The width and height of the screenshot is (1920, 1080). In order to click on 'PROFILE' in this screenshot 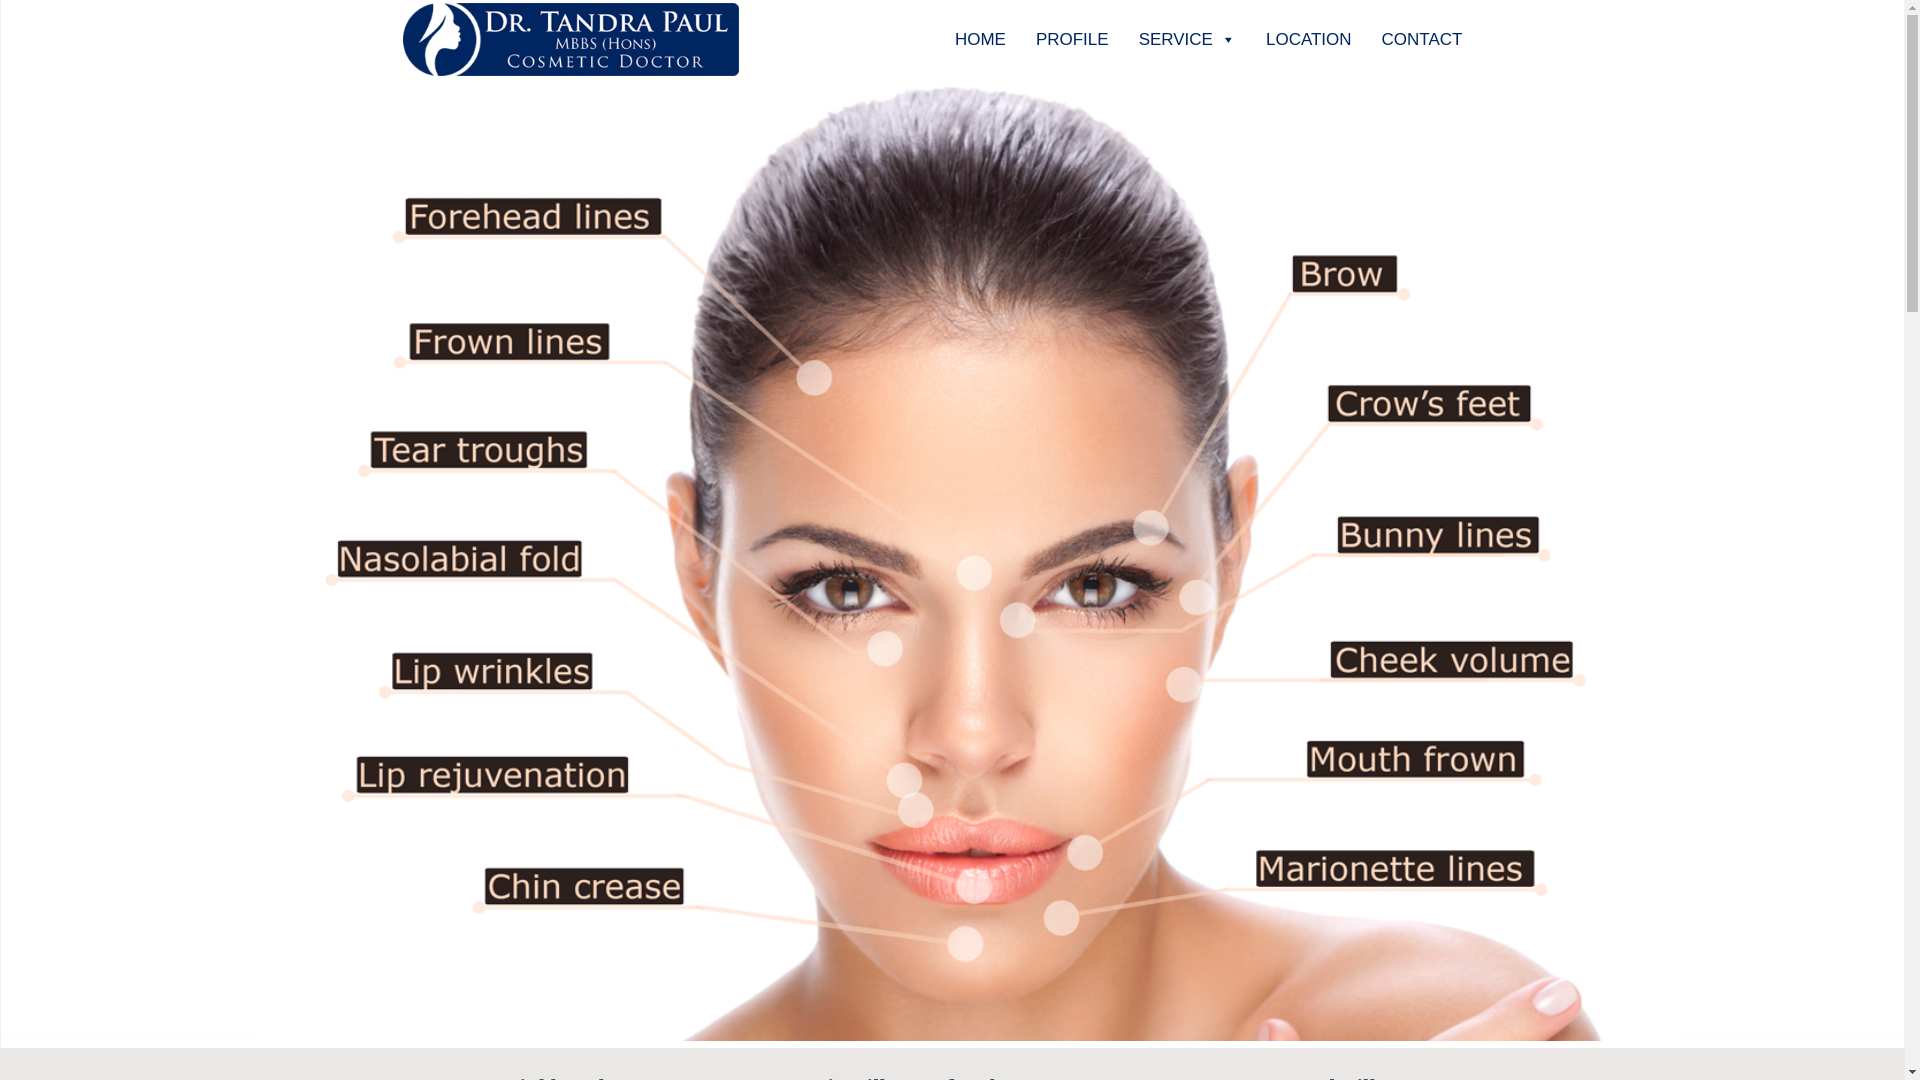, I will do `click(1071, 33)`.